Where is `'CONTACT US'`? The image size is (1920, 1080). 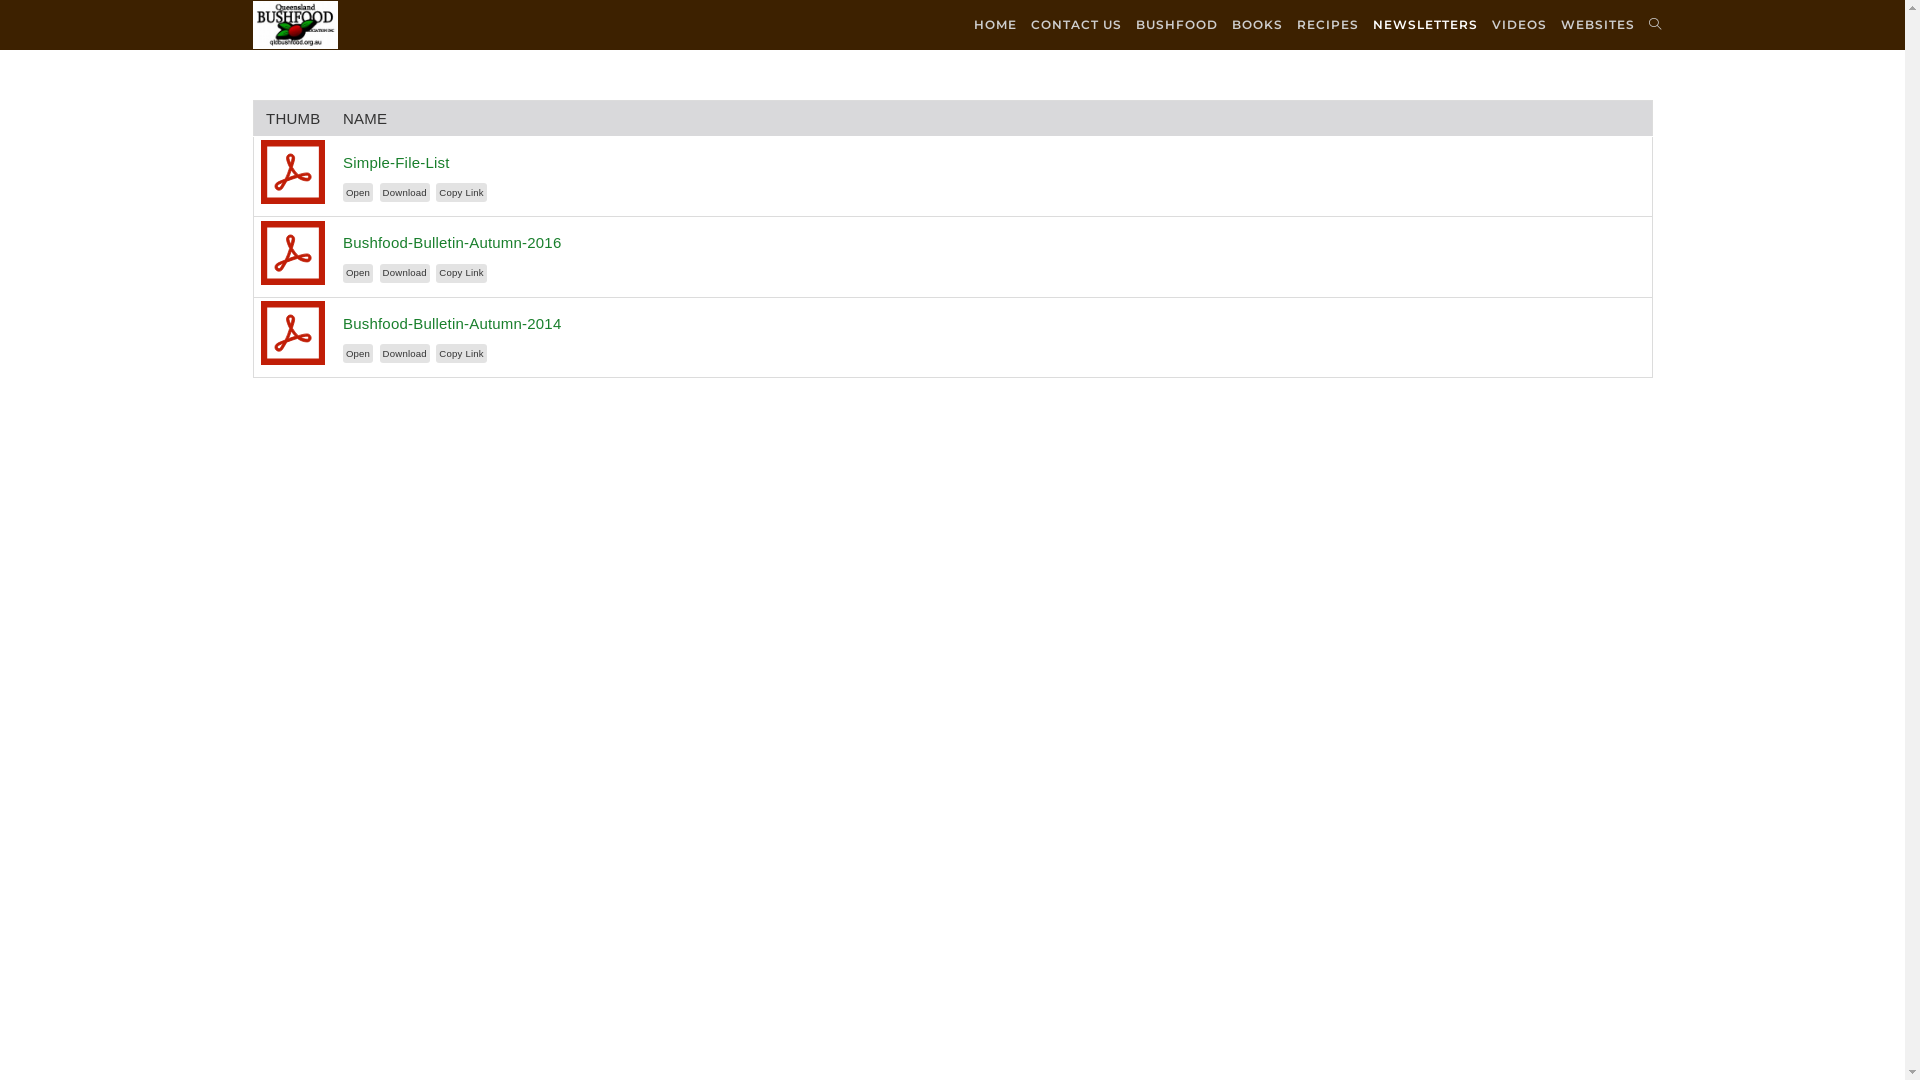 'CONTACT US' is located at coordinates (1023, 24).